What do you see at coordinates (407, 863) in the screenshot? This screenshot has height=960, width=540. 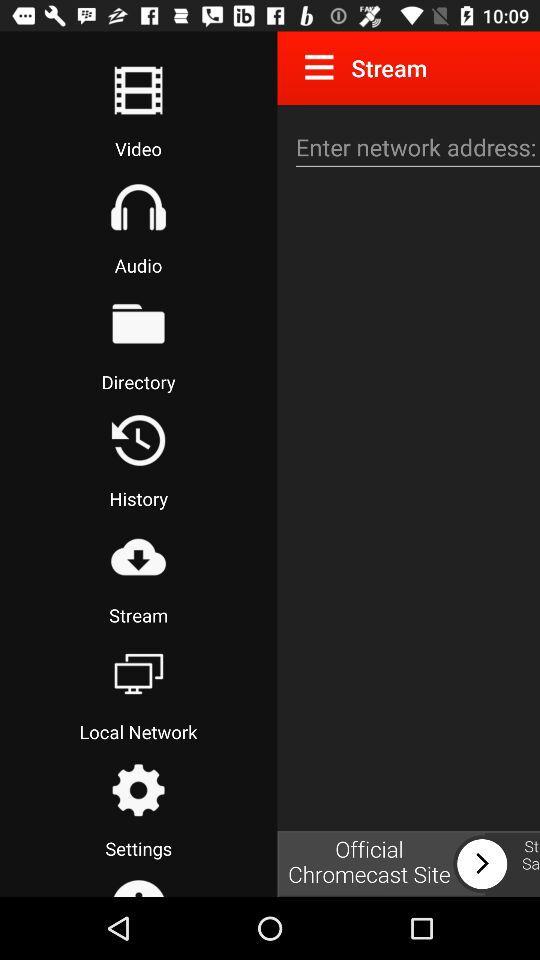 I see `chromecast site` at bounding box center [407, 863].